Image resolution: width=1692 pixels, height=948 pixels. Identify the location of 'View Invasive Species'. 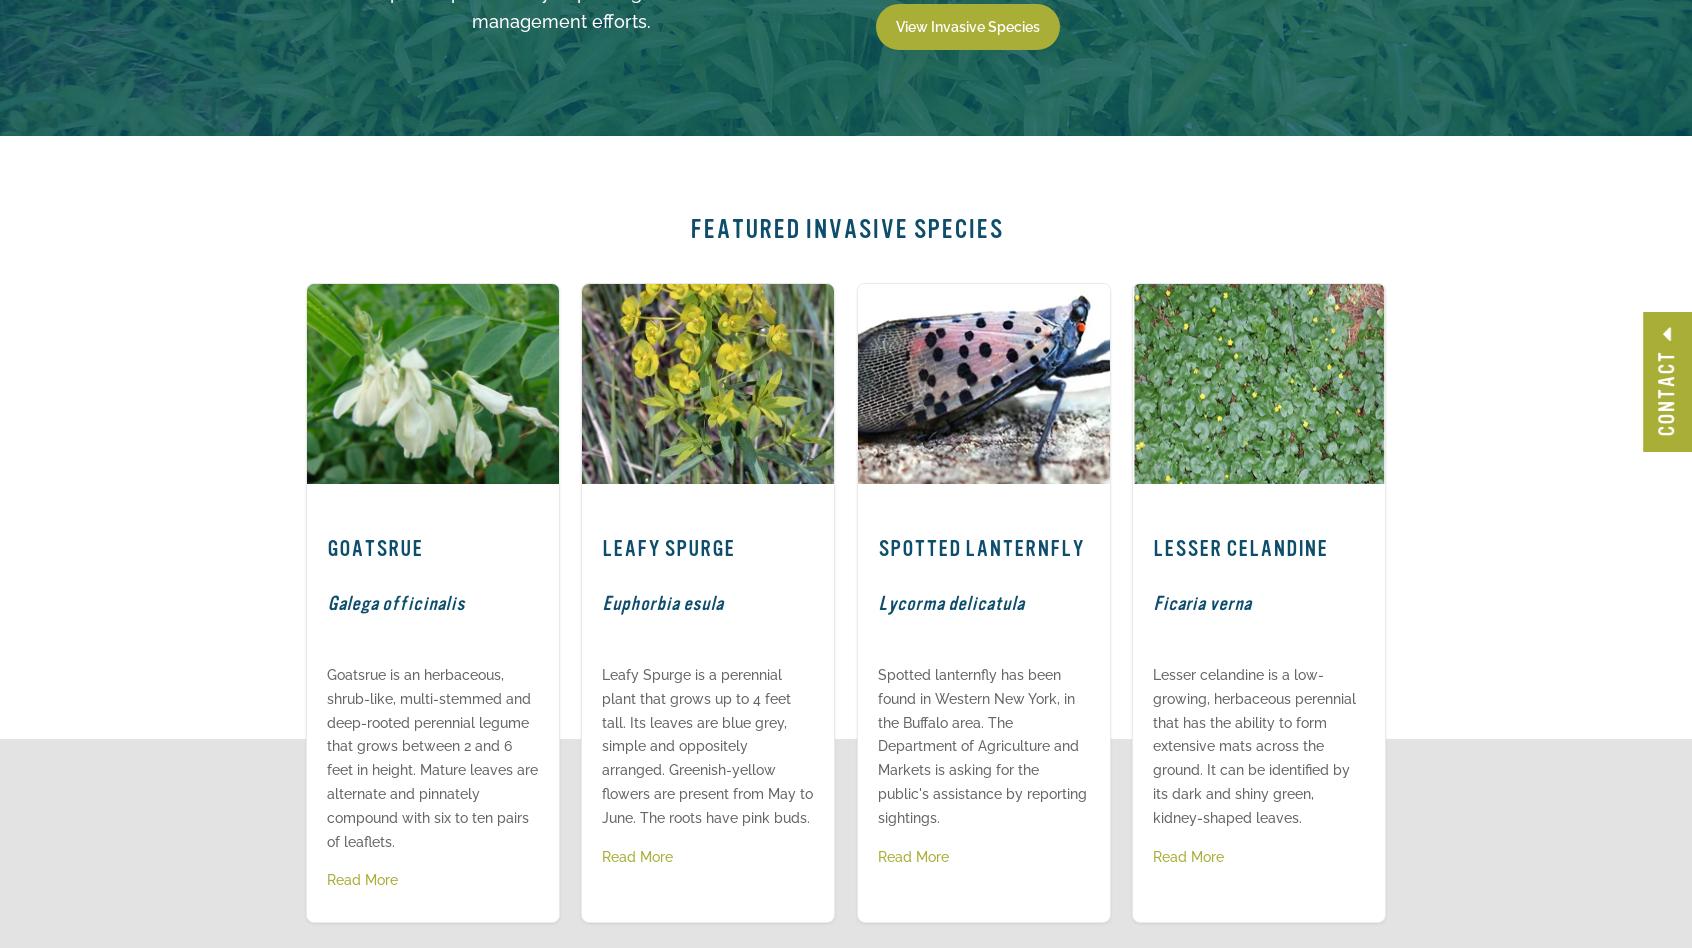
(894, 27).